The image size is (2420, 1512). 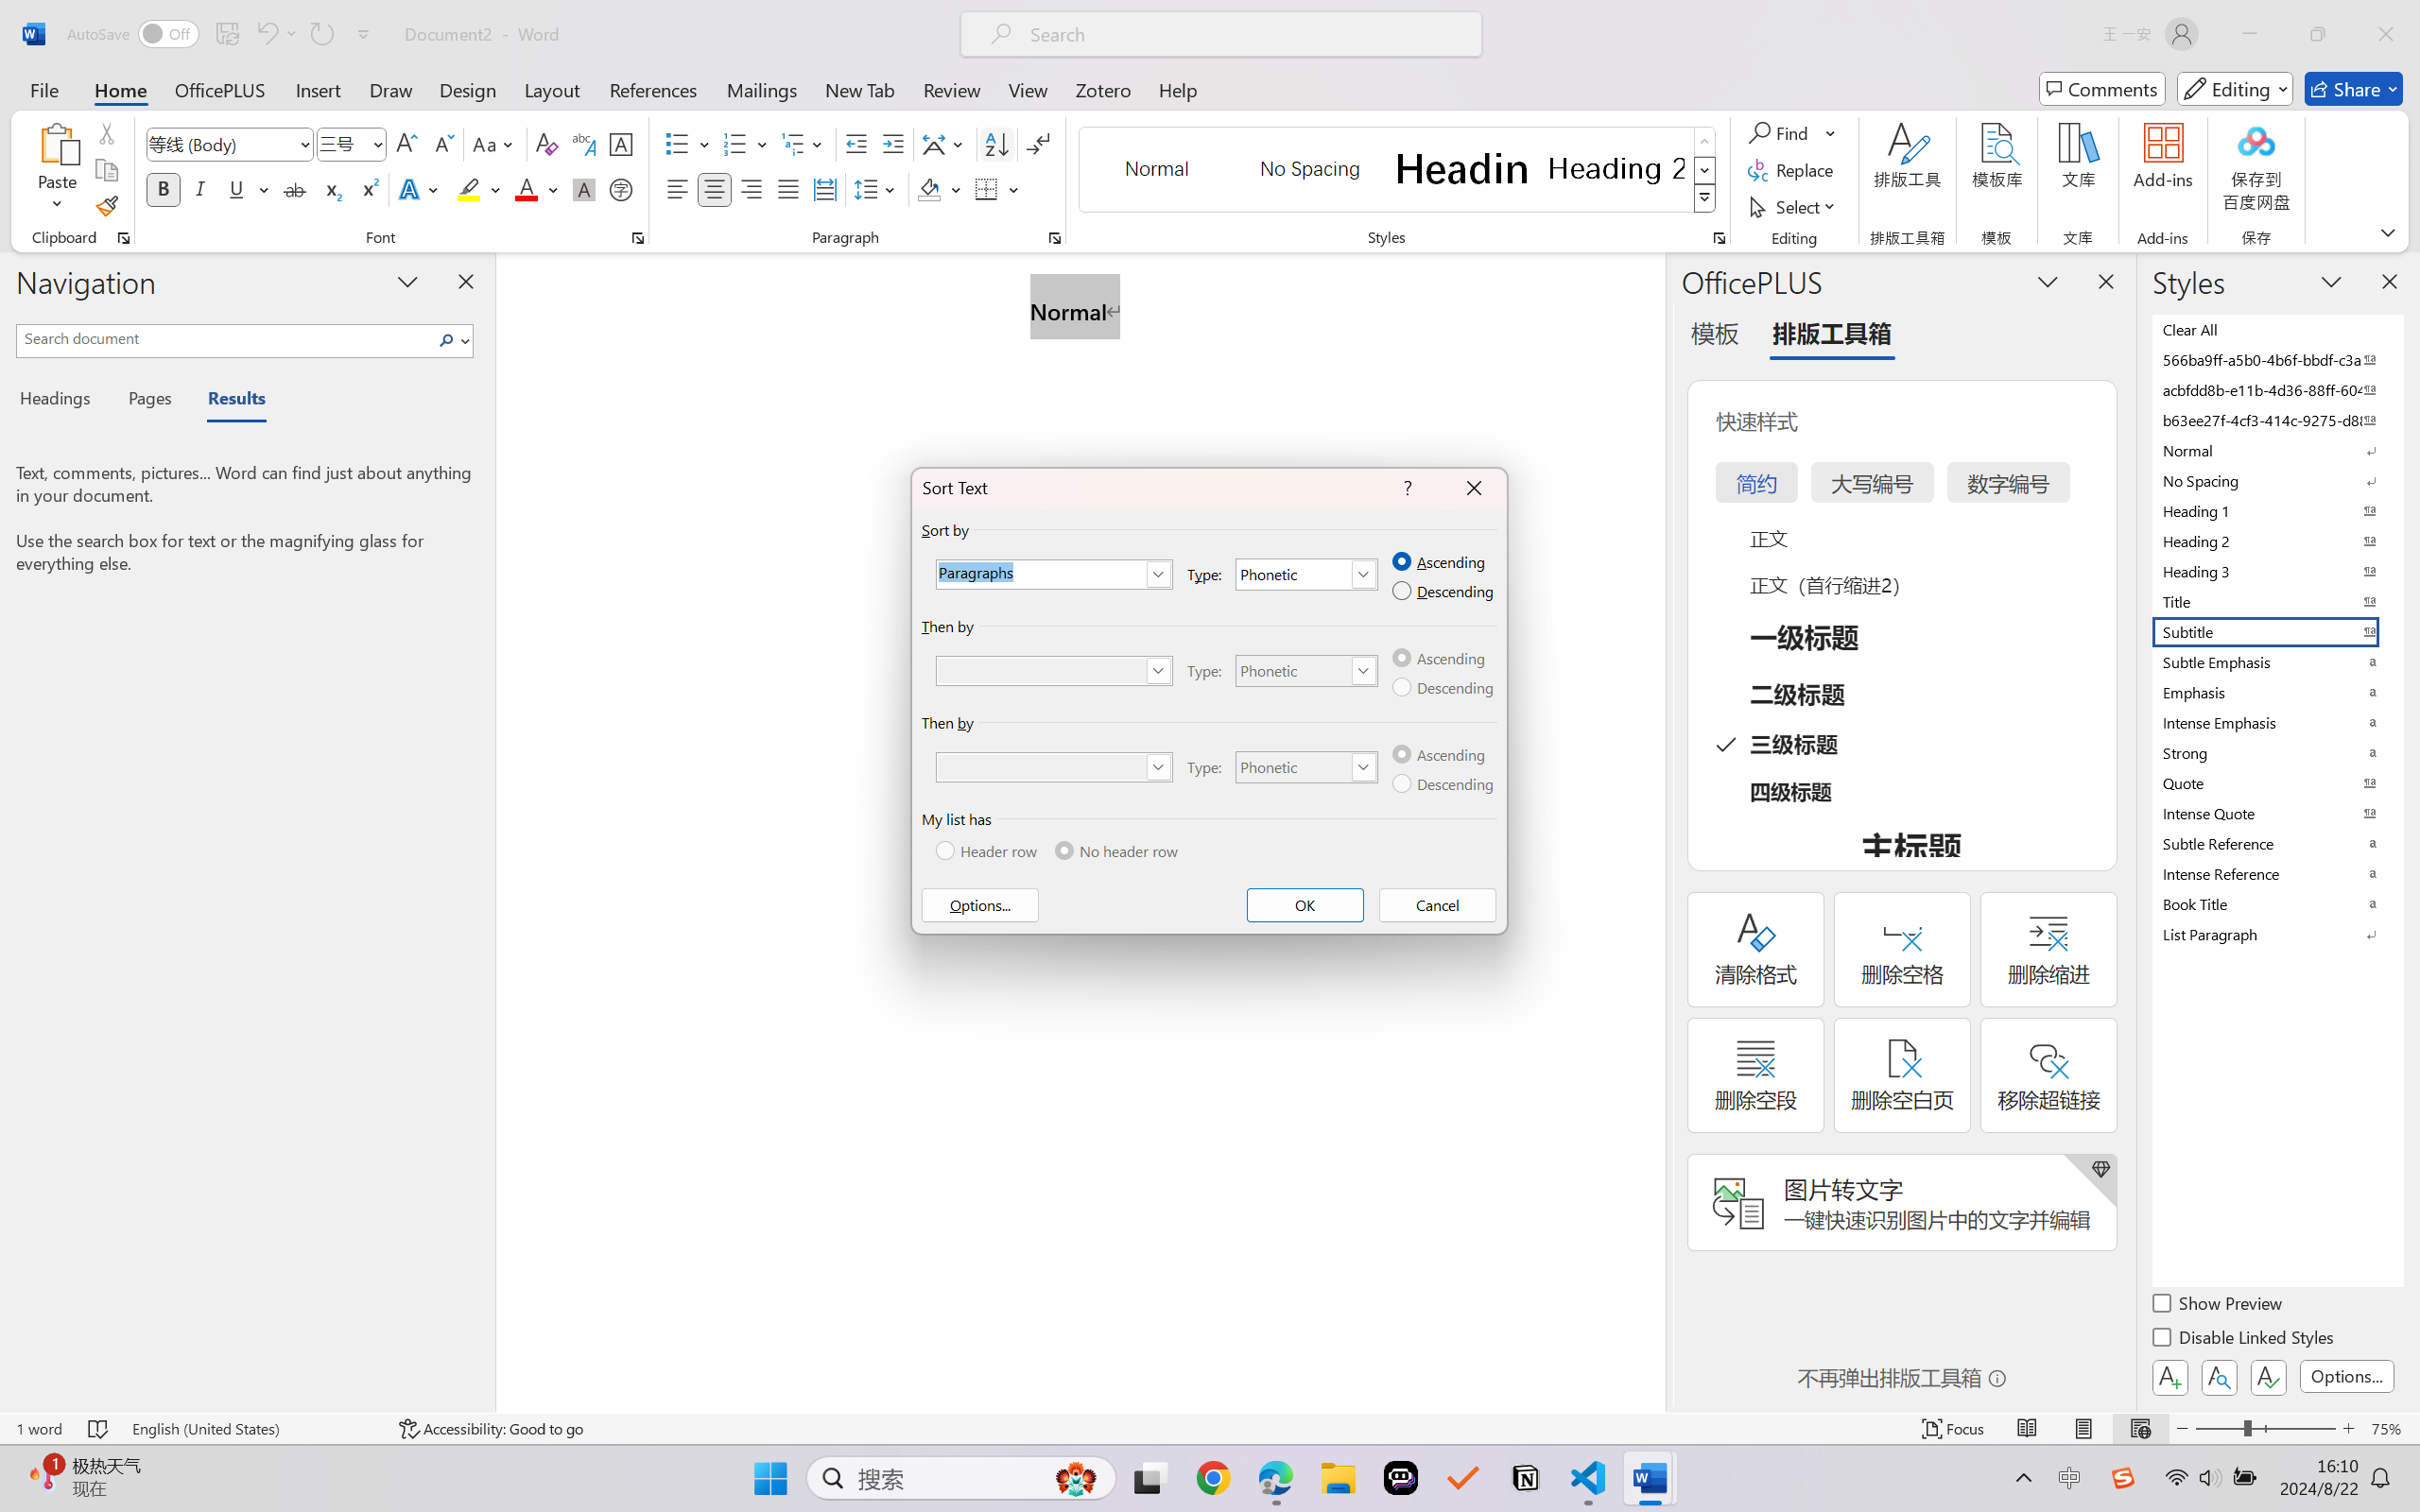 I want to click on 'Styles', so click(x=1703, y=198).